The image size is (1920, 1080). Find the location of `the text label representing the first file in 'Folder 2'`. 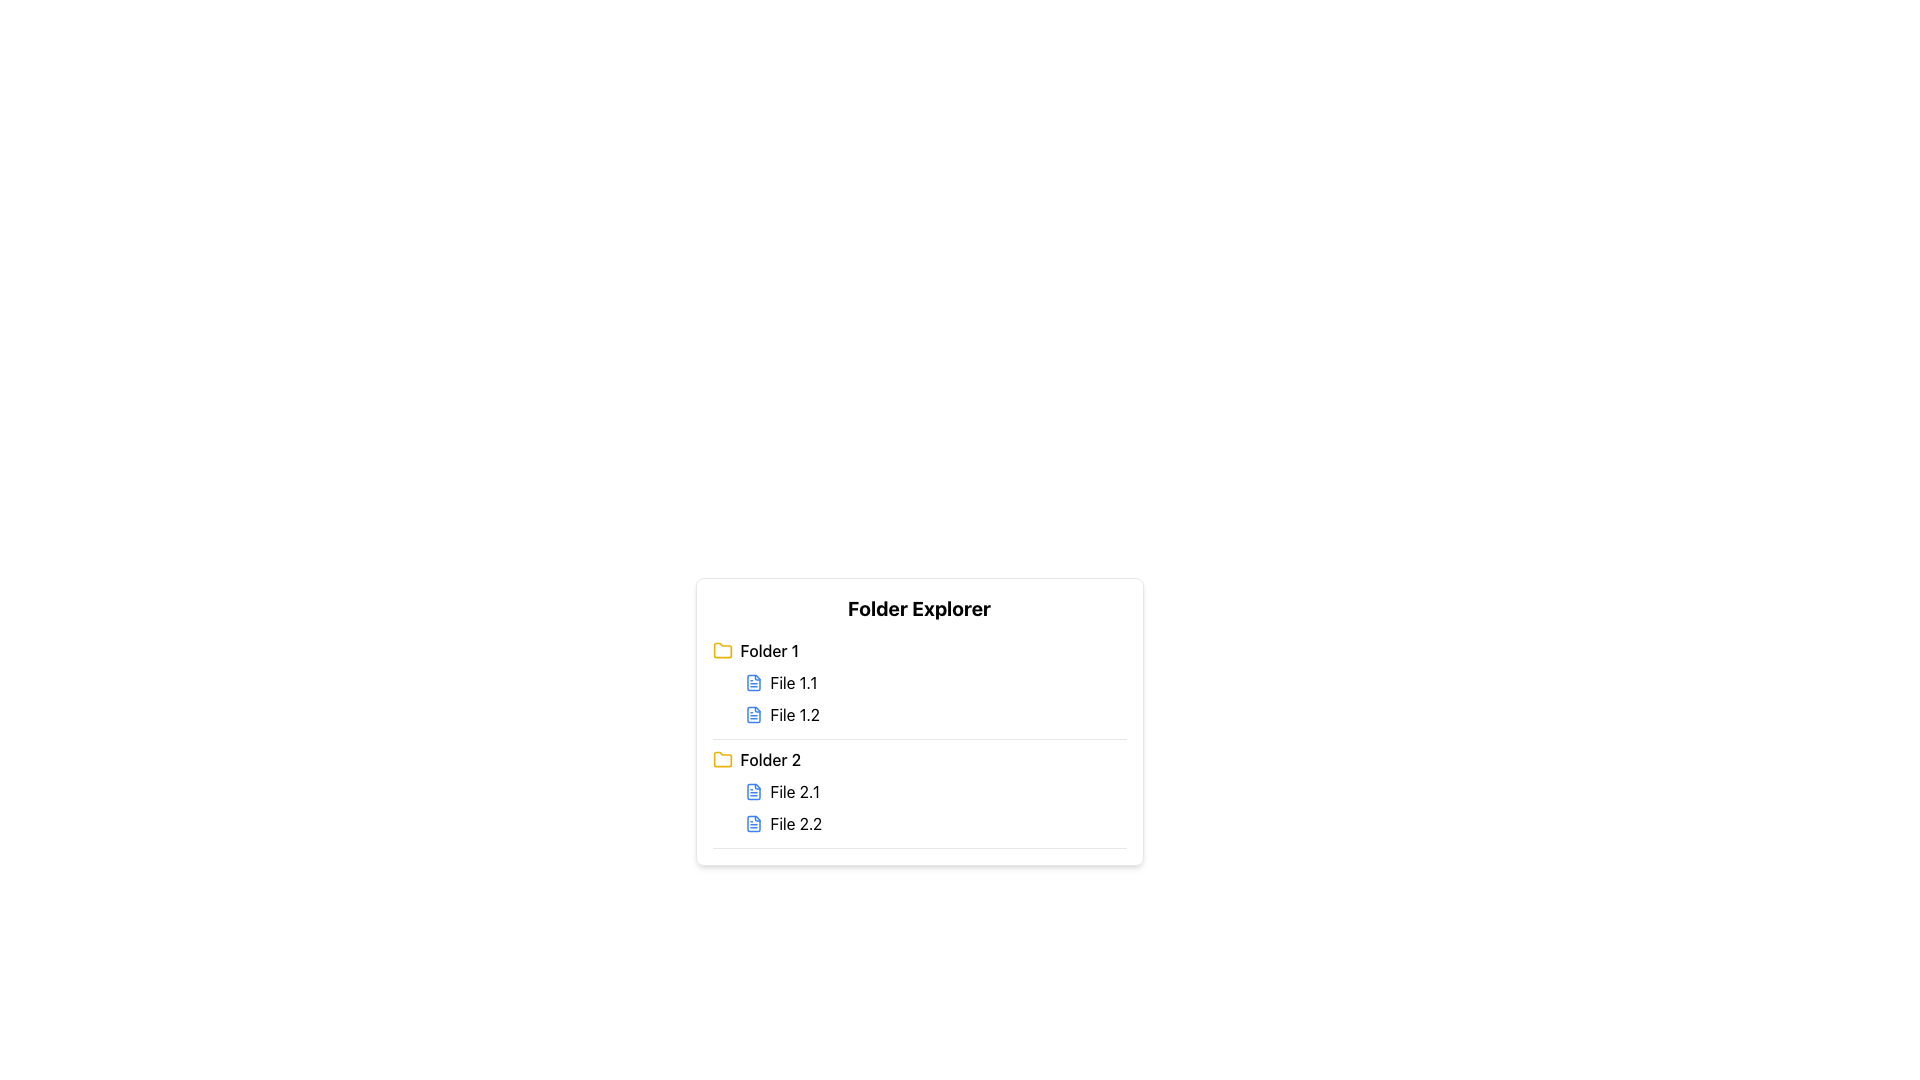

the text label representing the first file in 'Folder 2' is located at coordinates (794, 790).